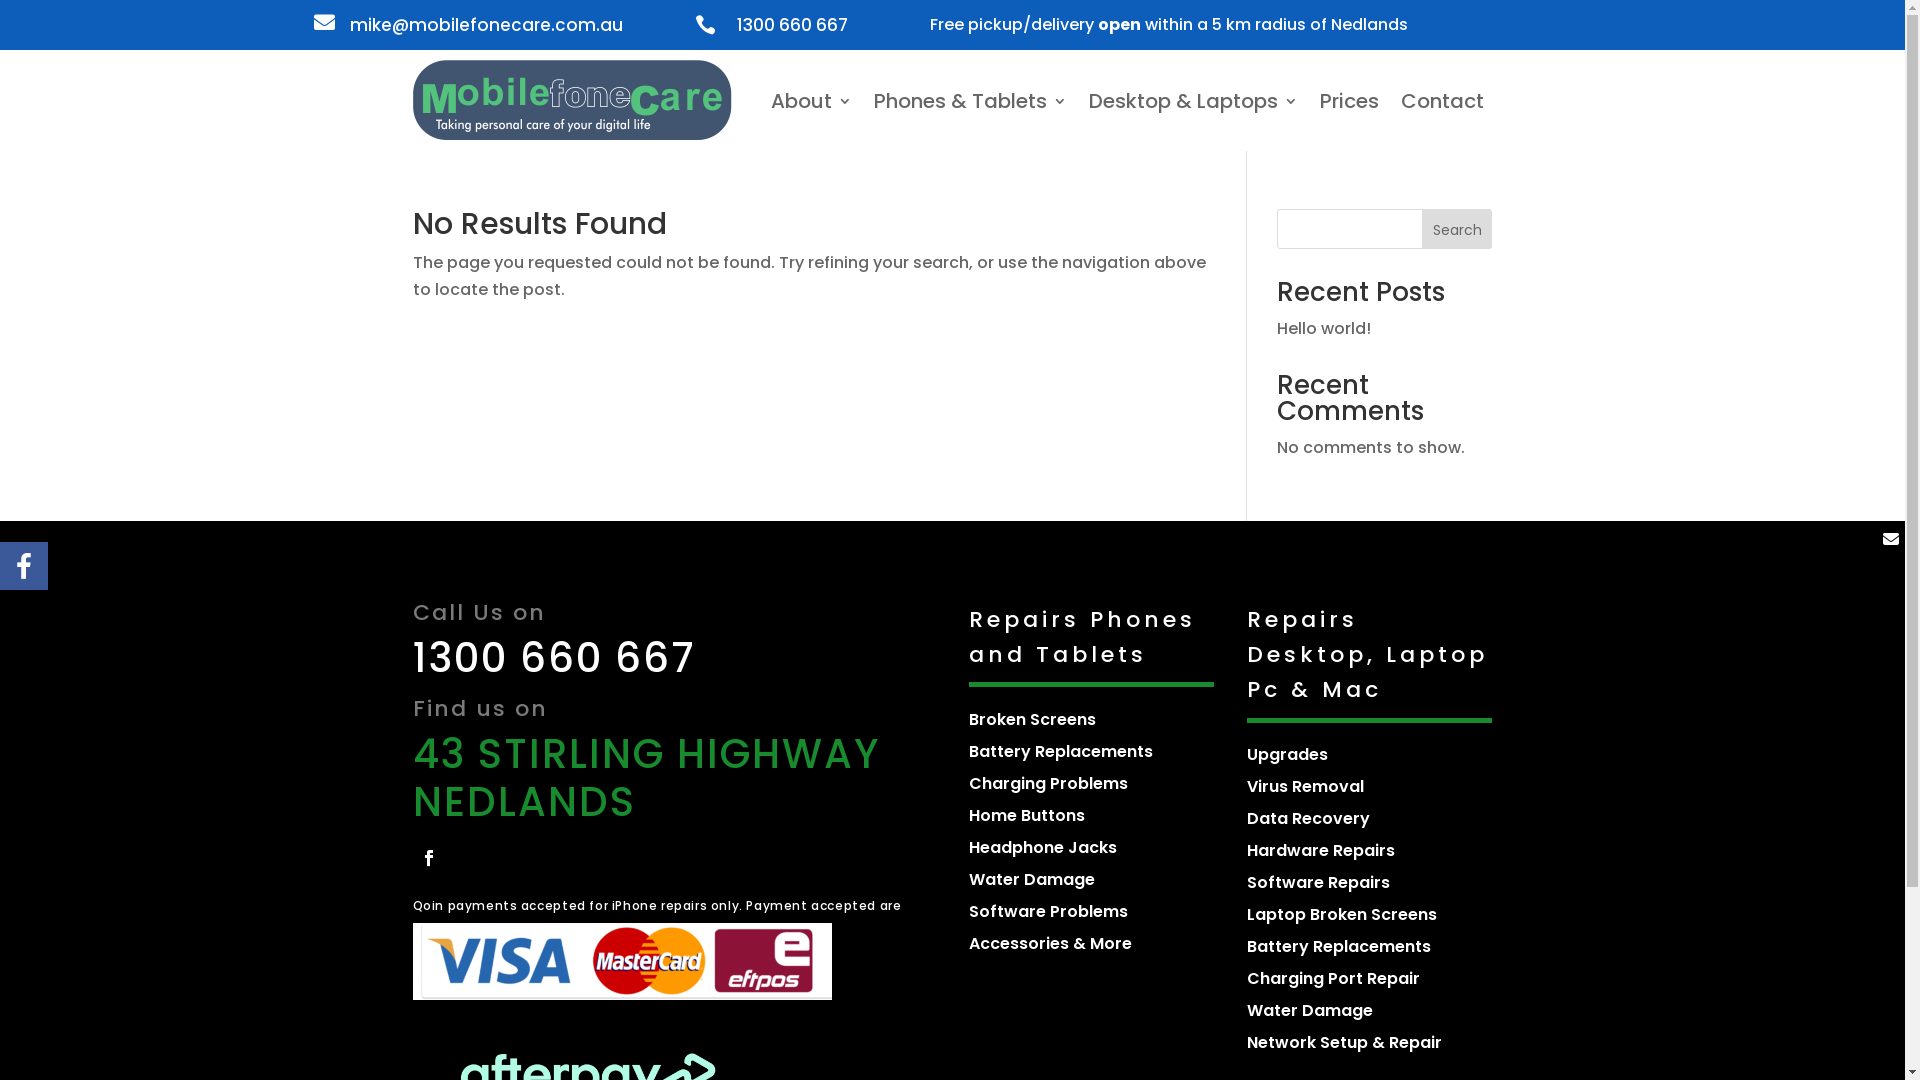  I want to click on 'Hardware Repairs', so click(1320, 850).